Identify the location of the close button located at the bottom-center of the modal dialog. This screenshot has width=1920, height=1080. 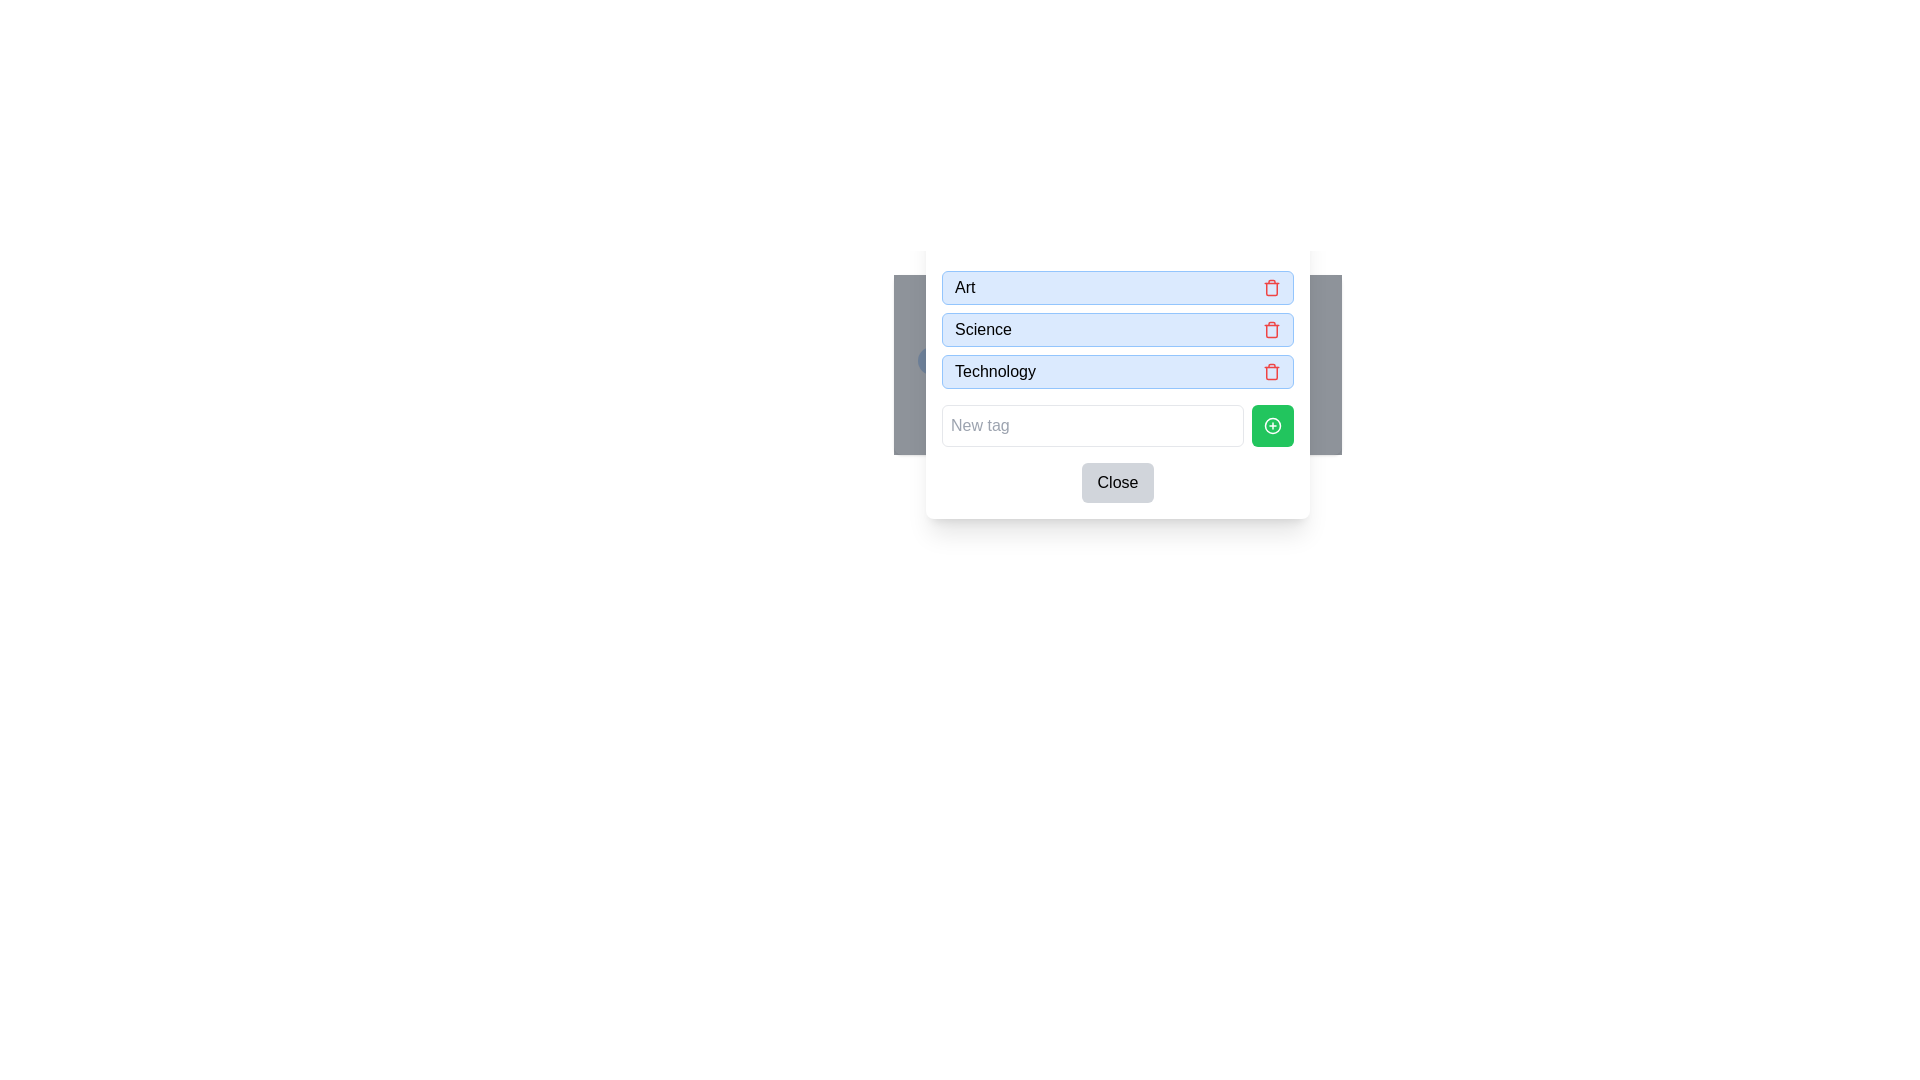
(1117, 482).